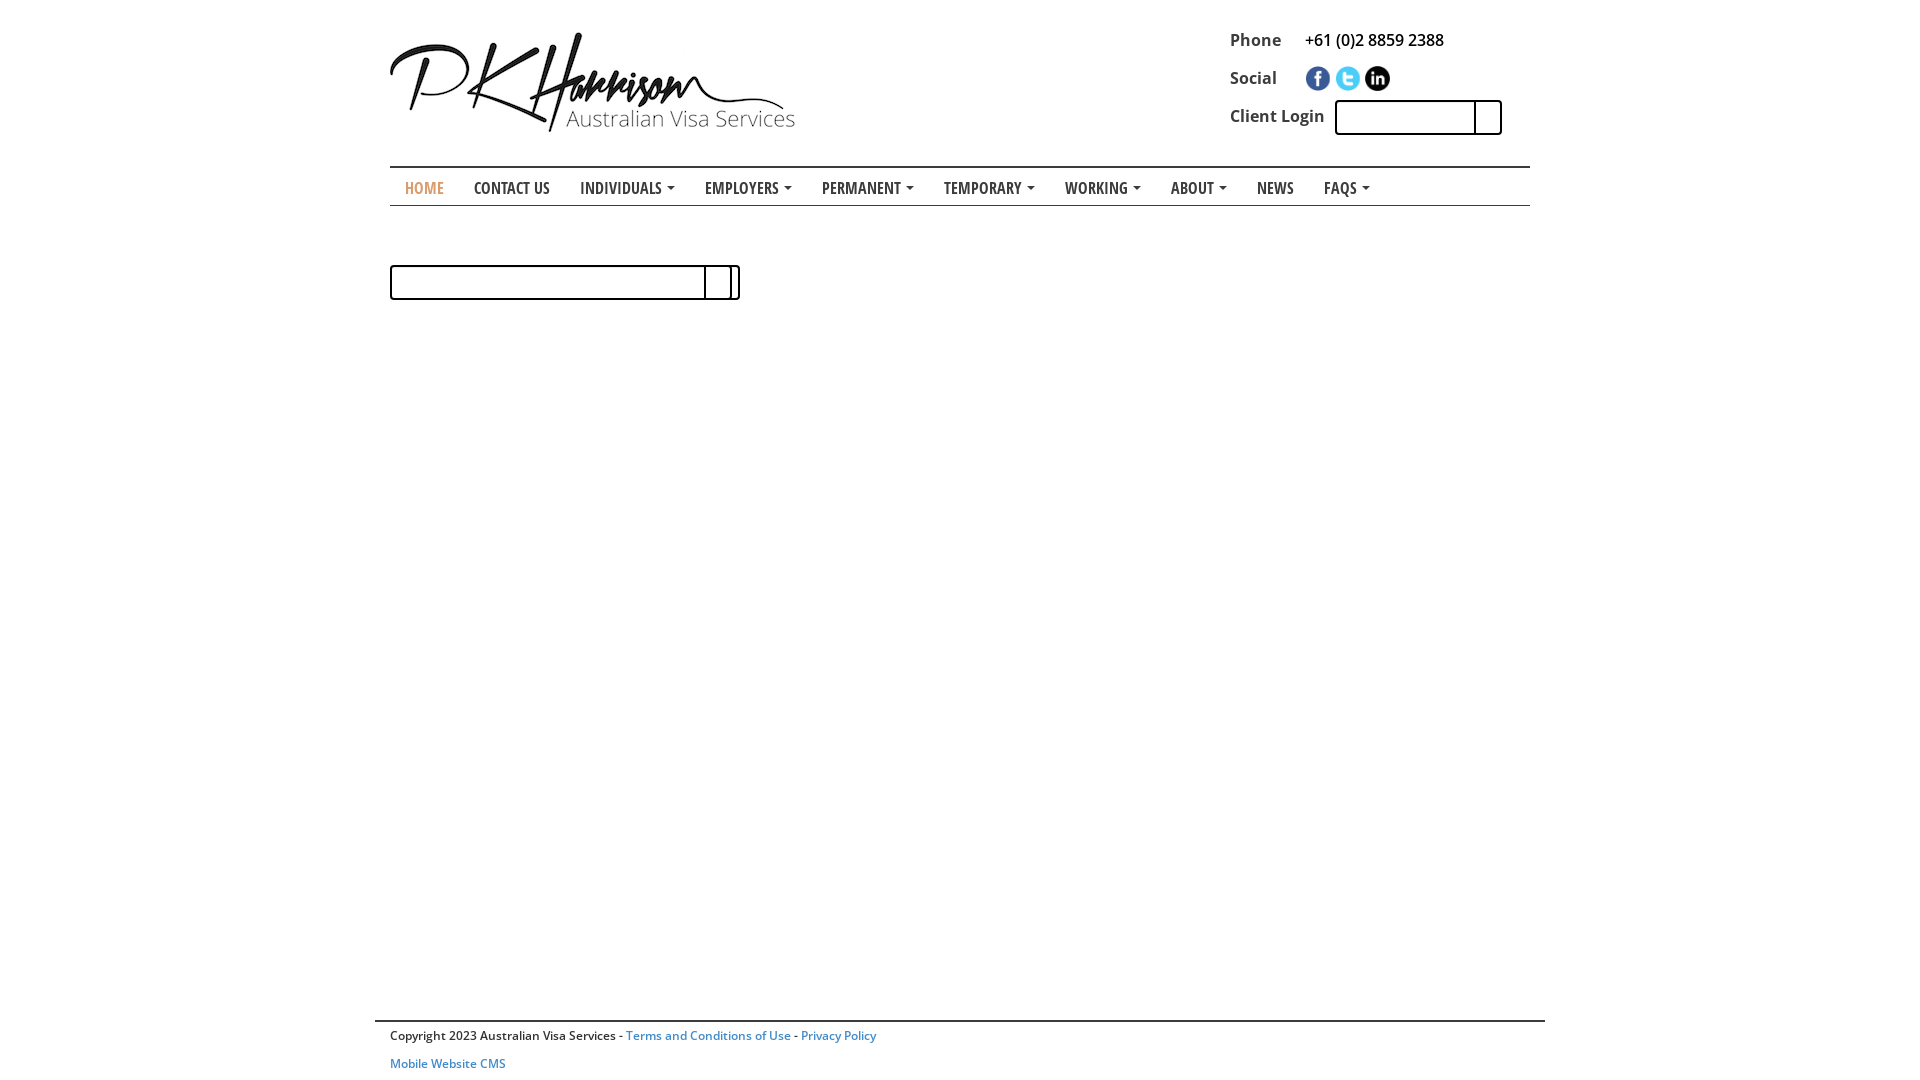 The image size is (1920, 1080). What do you see at coordinates (1347, 186) in the screenshot?
I see `'FAQS'` at bounding box center [1347, 186].